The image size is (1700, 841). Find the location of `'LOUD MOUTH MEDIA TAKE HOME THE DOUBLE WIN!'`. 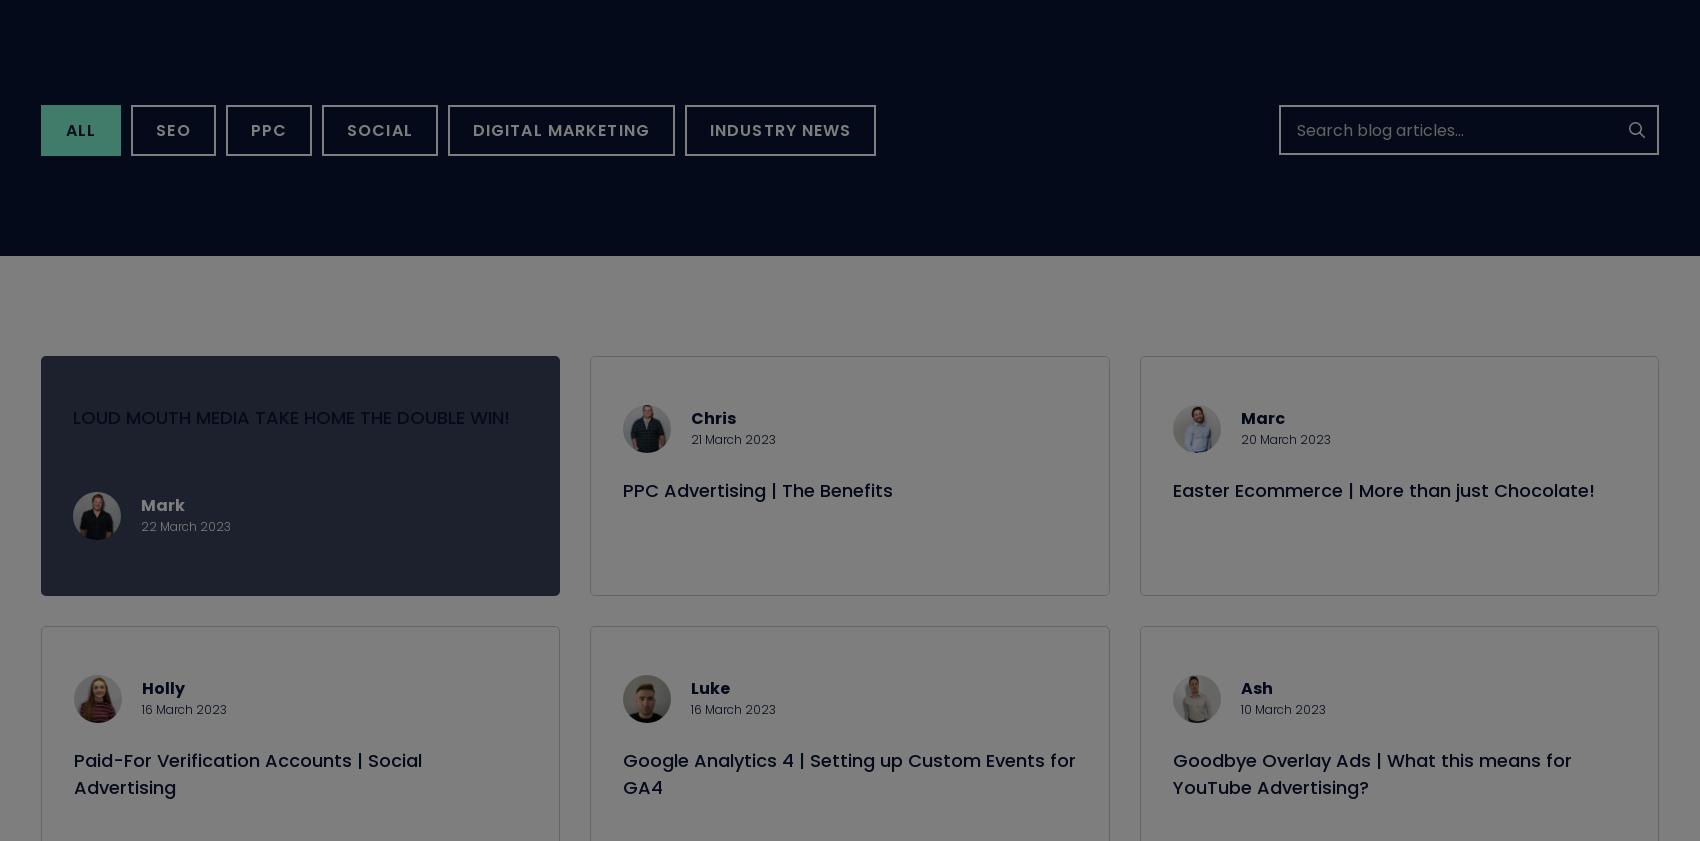

'LOUD MOUTH MEDIA TAKE HOME THE DOUBLE WIN!' is located at coordinates (291, 440).